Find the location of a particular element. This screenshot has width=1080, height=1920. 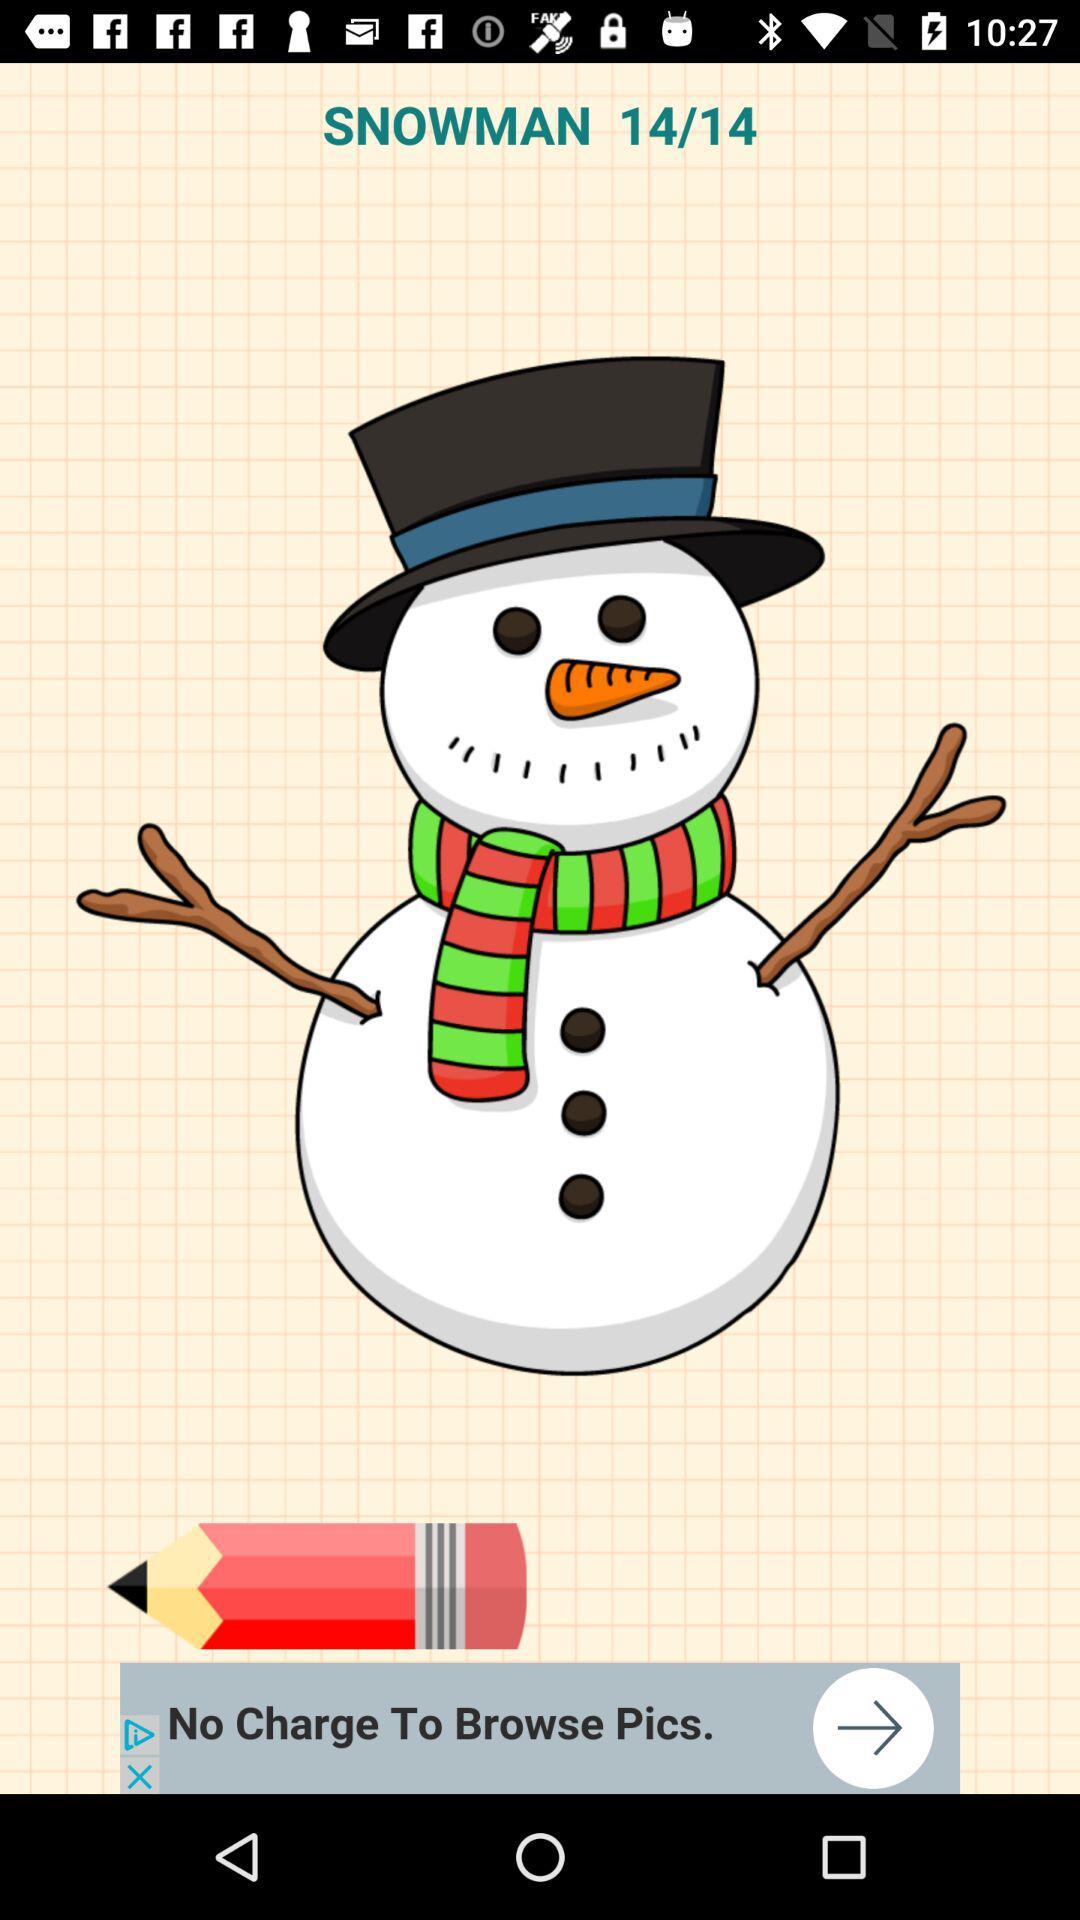

google advertisements is located at coordinates (540, 1727).